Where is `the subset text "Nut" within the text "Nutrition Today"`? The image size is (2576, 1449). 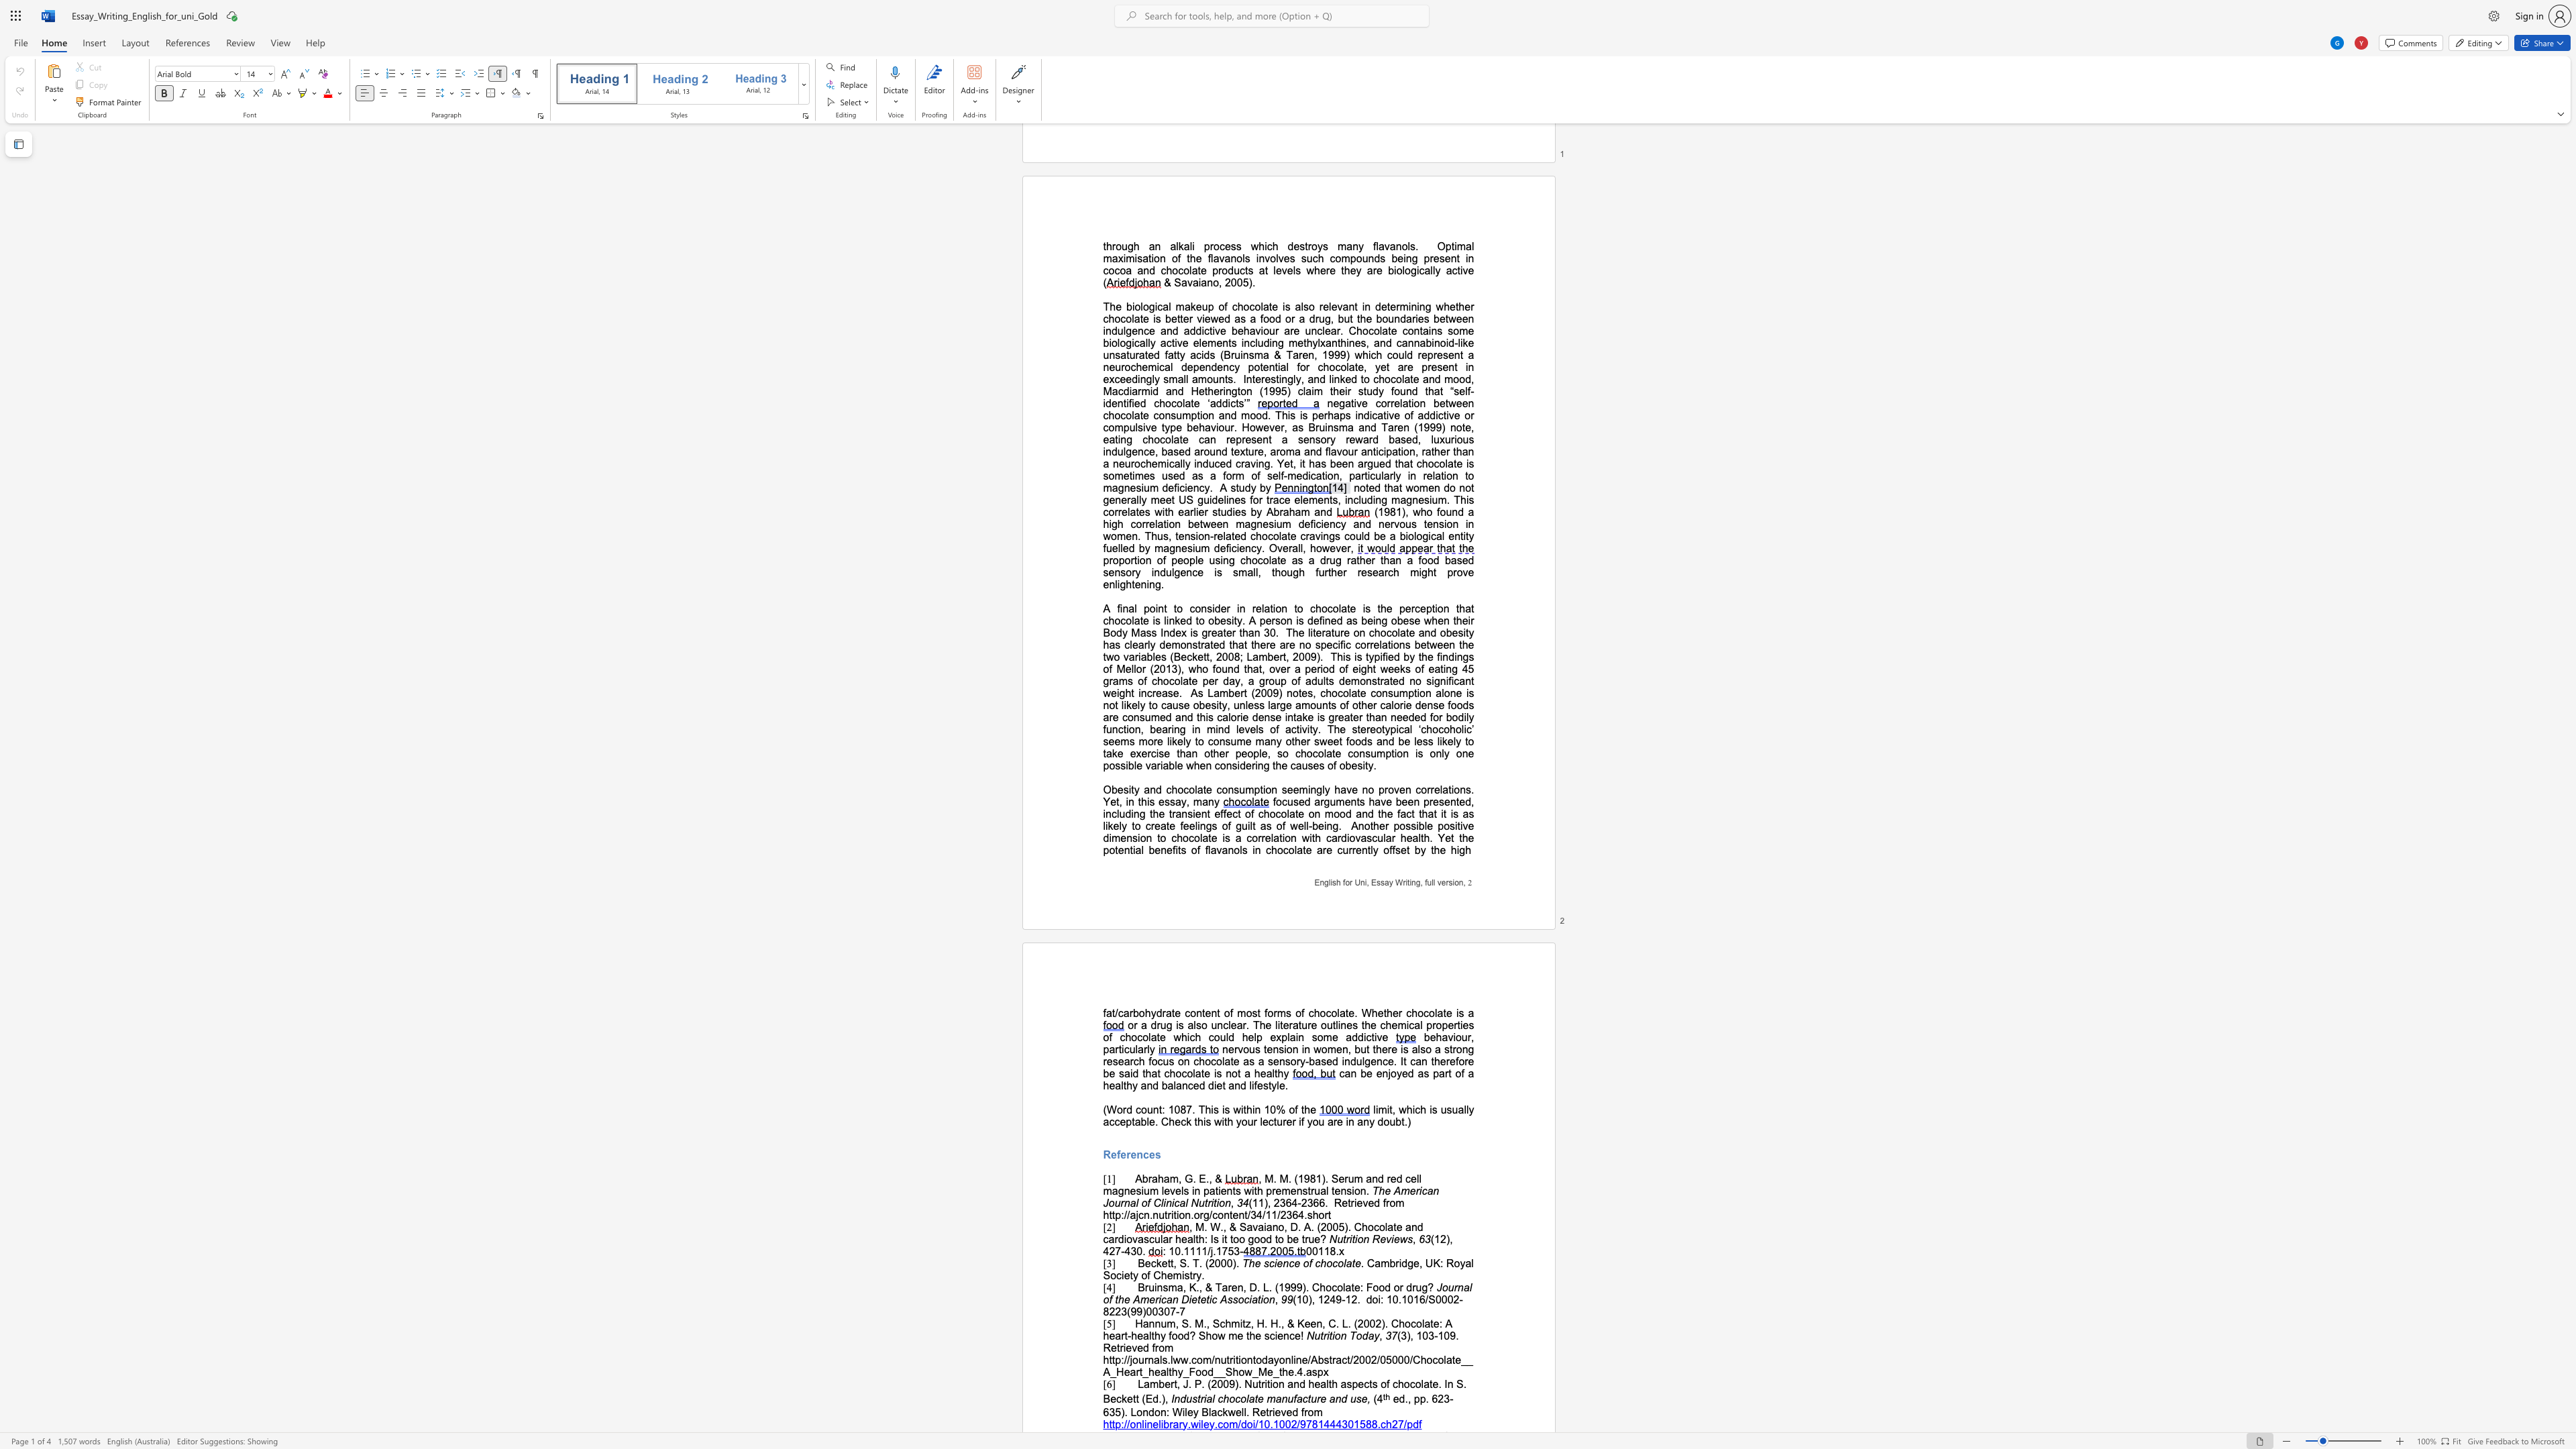
the subset text "Nut" within the text "Nutrition Today" is located at coordinates (1305, 1334).